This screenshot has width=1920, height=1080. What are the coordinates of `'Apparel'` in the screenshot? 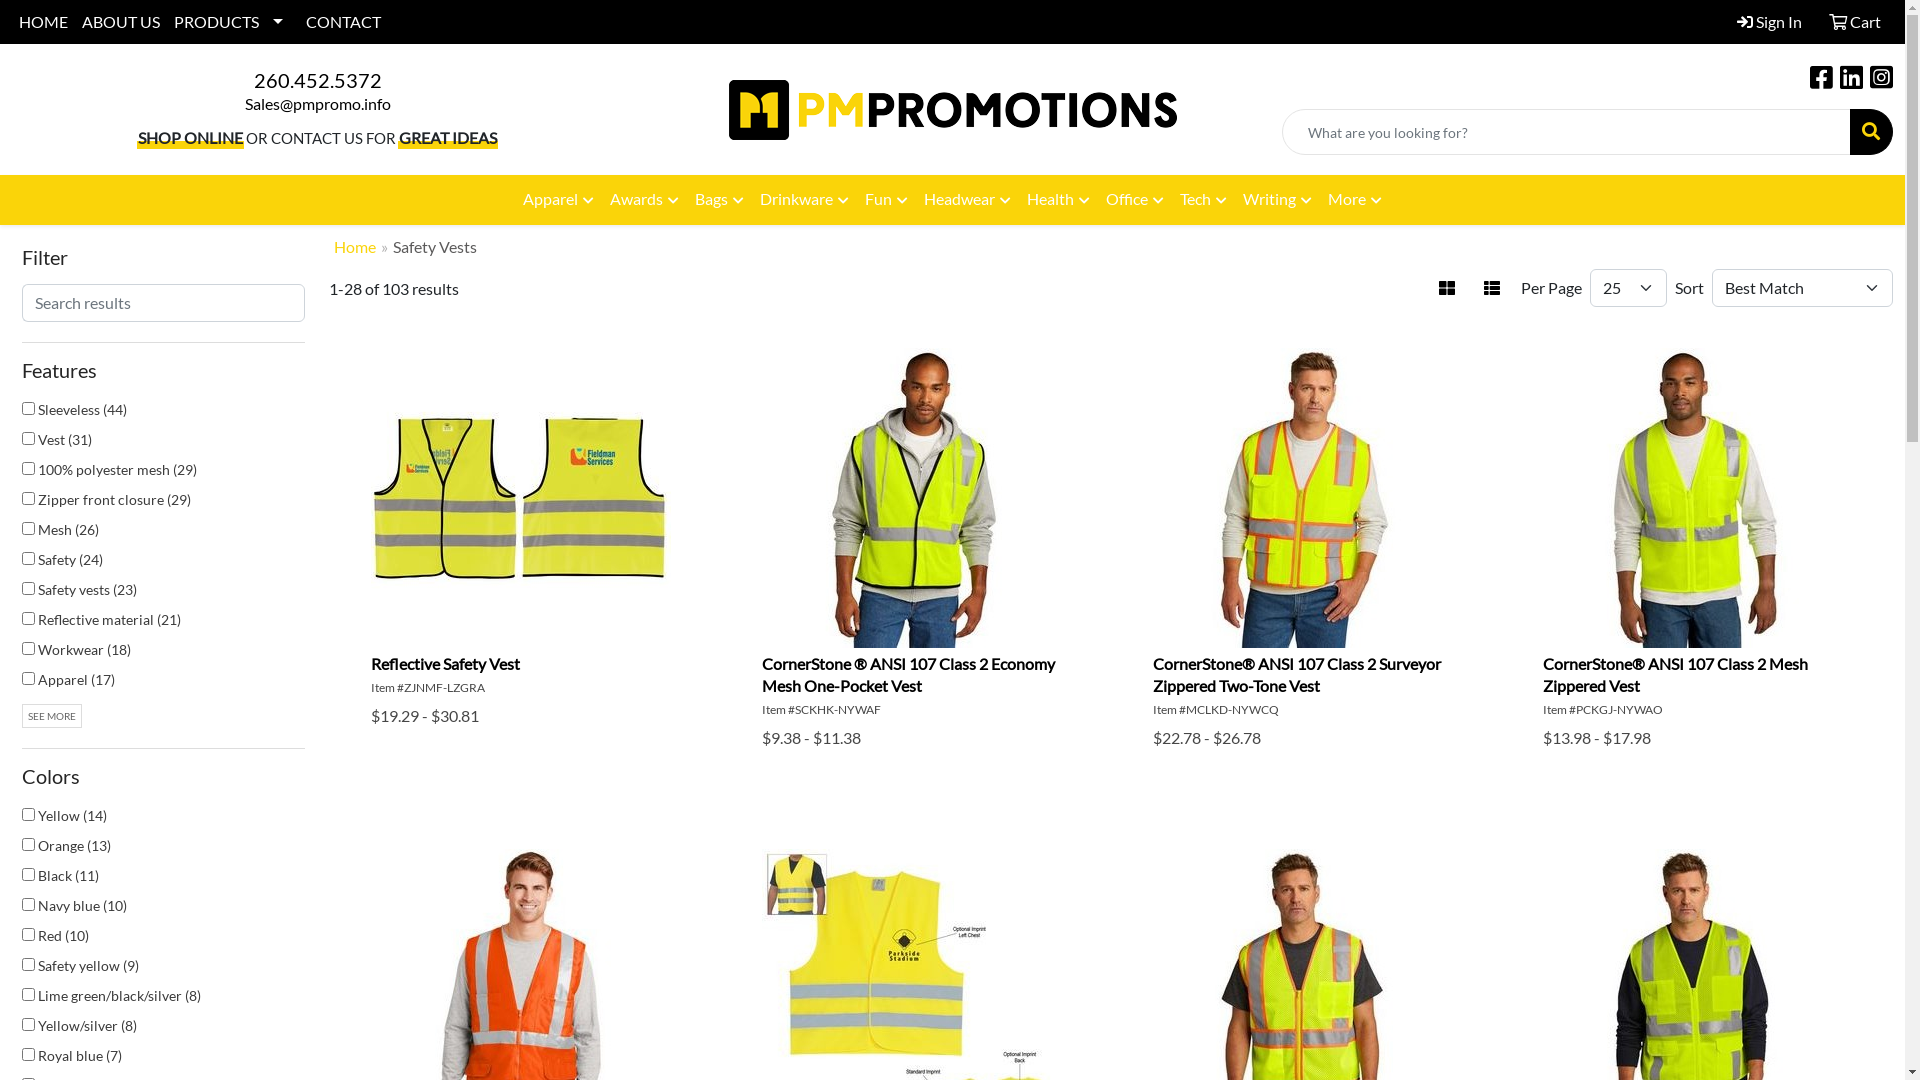 It's located at (558, 200).